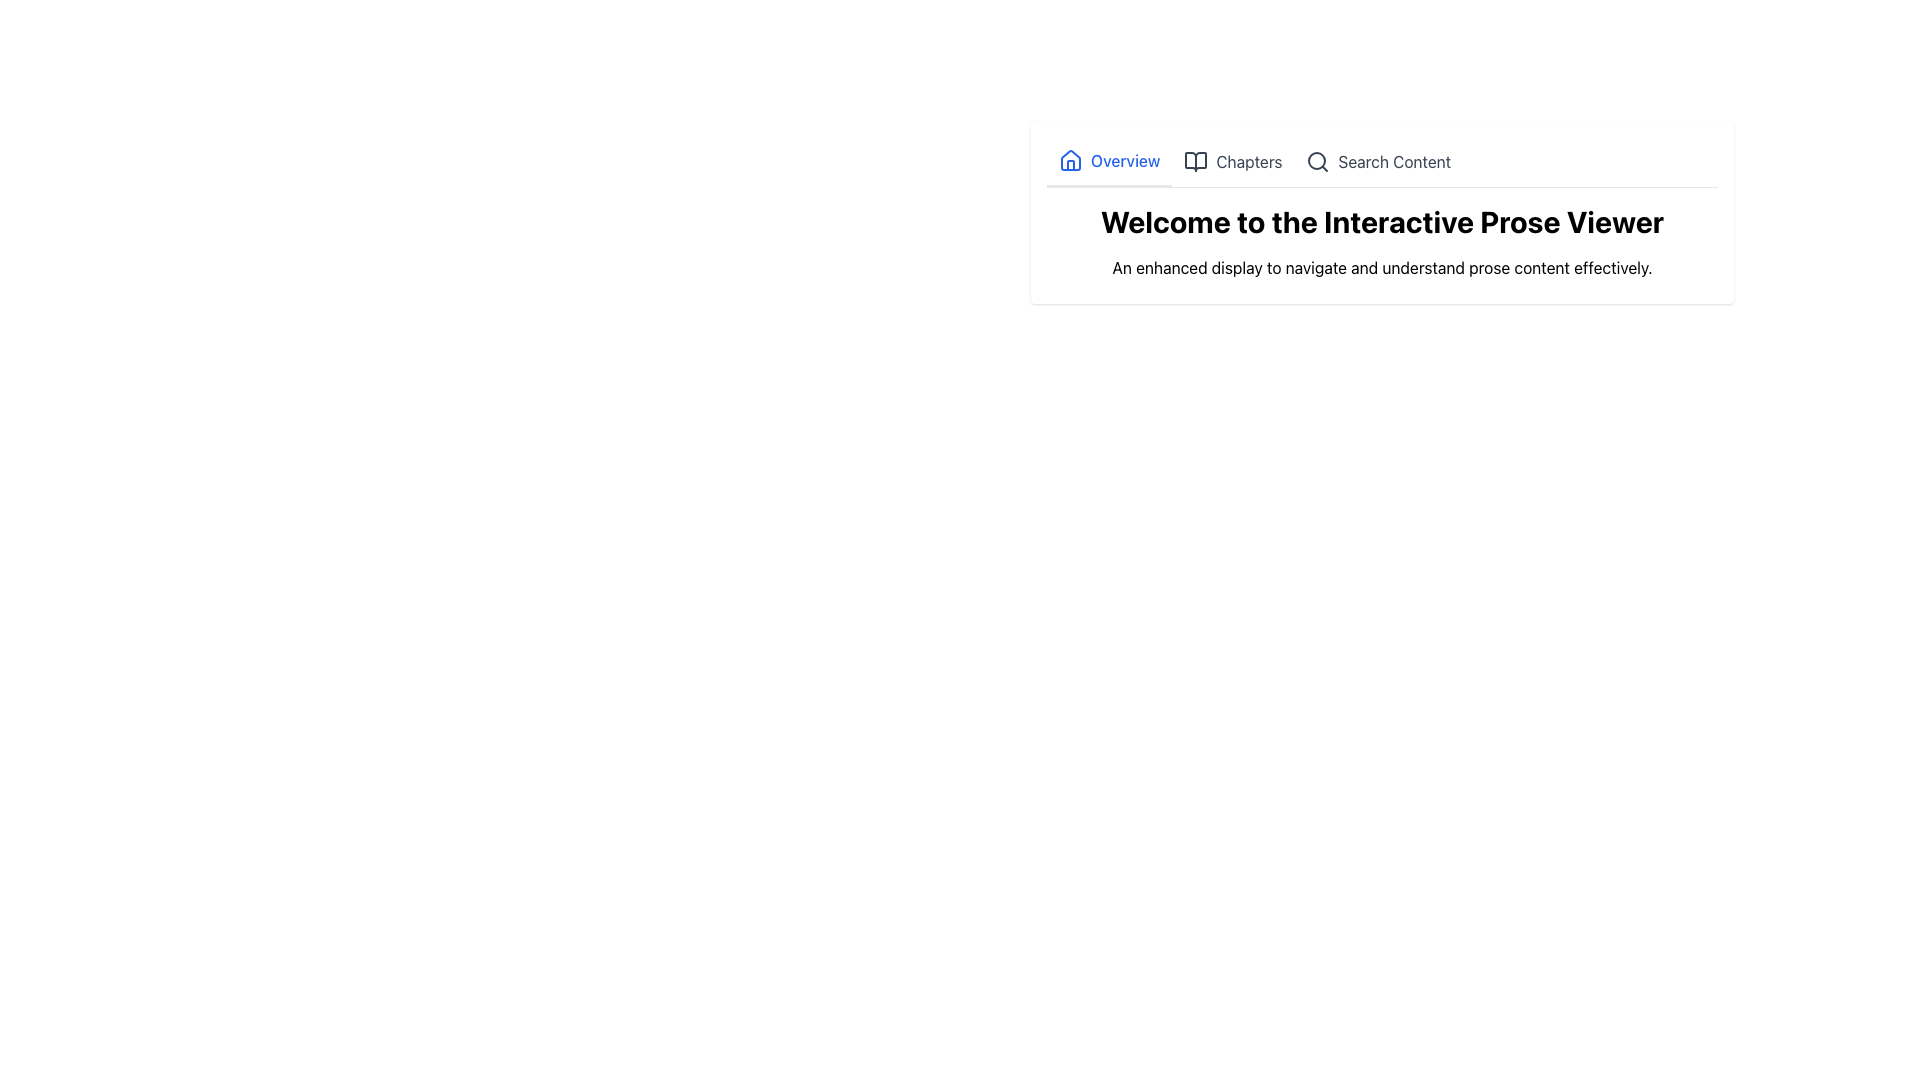 The width and height of the screenshot is (1920, 1080). I want to click on the door part of the house-shaped icon located at the top left of the interface near the navigation bar, so click(1069, 164).